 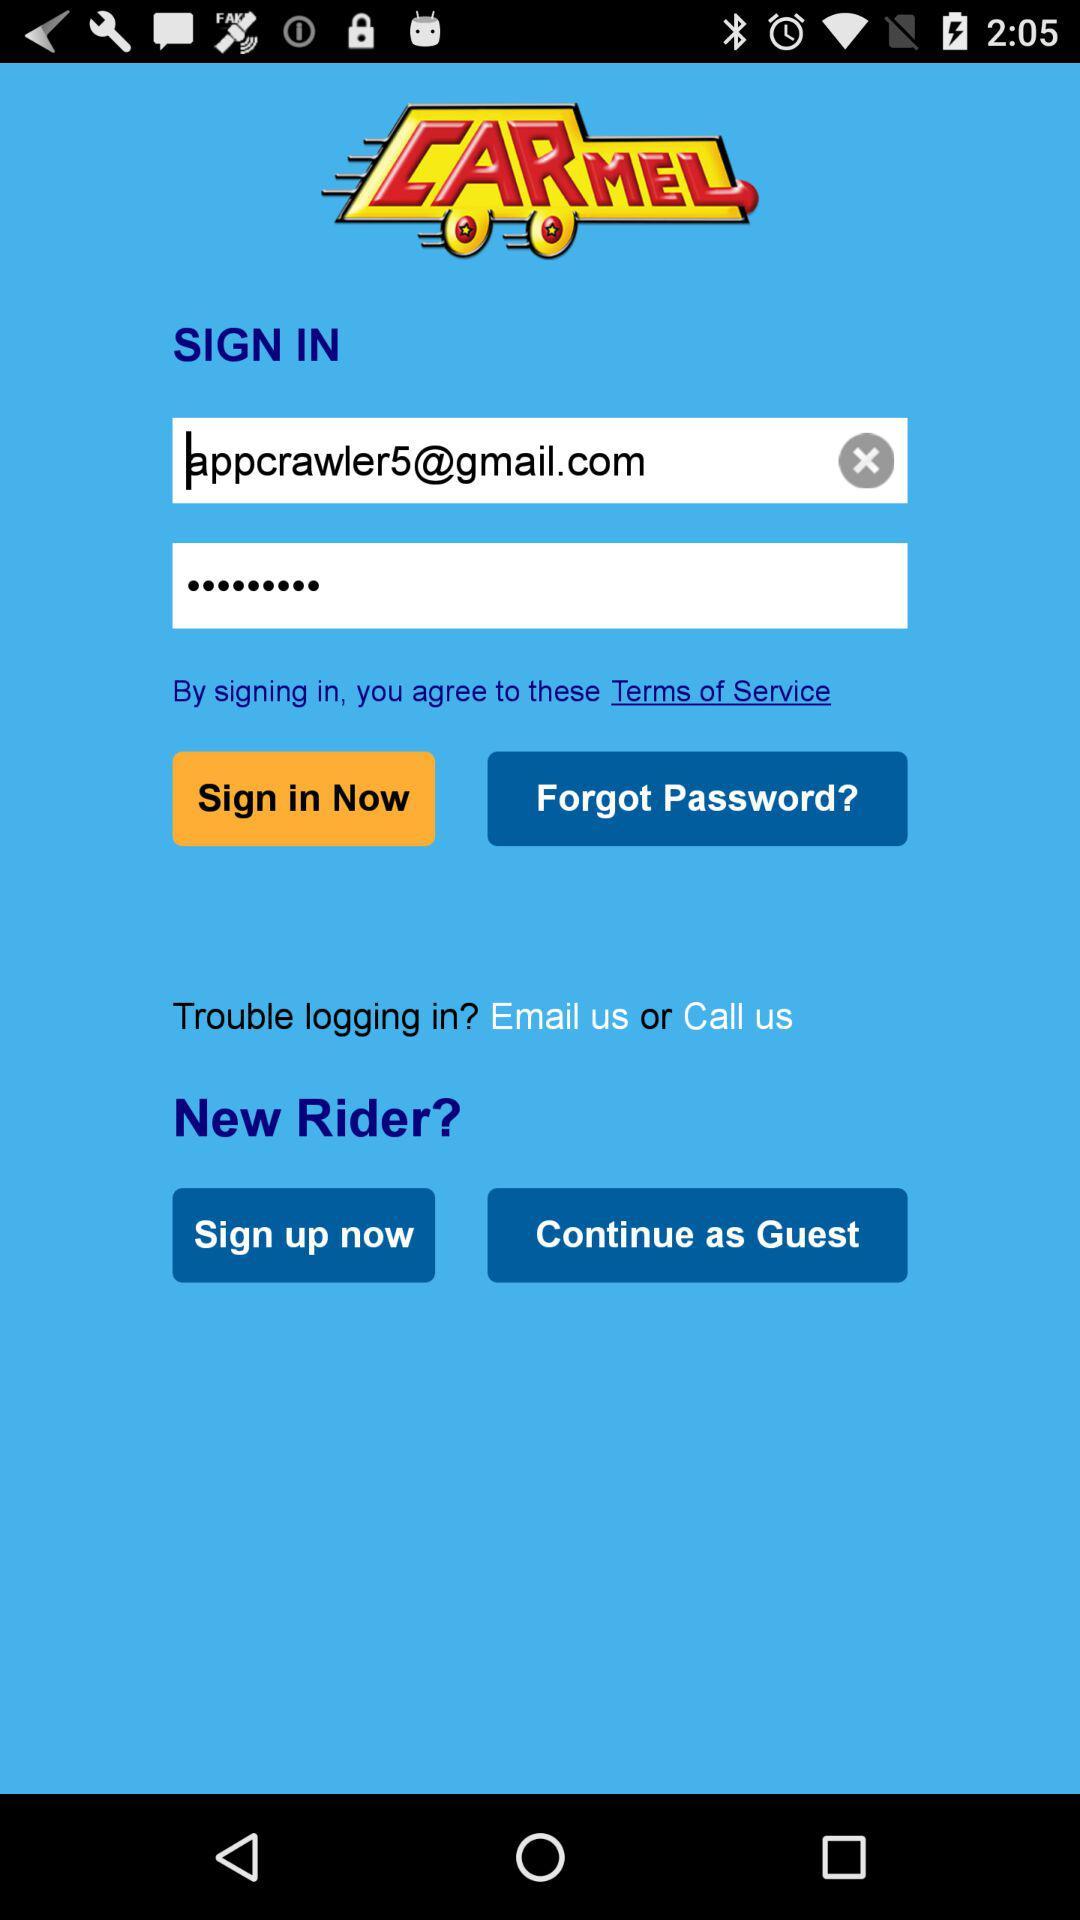 I want to click on carmel logo, so click(x=540, y=181).